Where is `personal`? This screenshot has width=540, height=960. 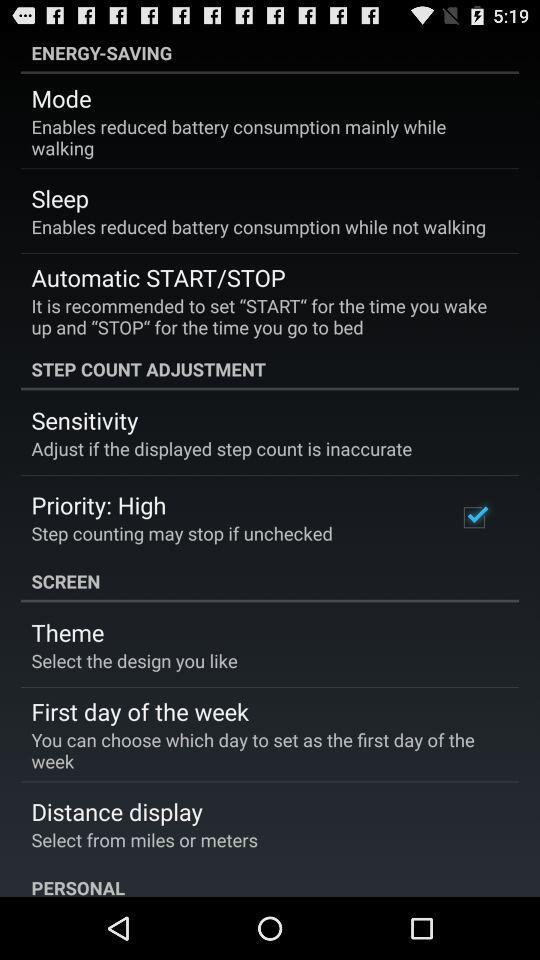
personal is located at coordinates (270, 880).